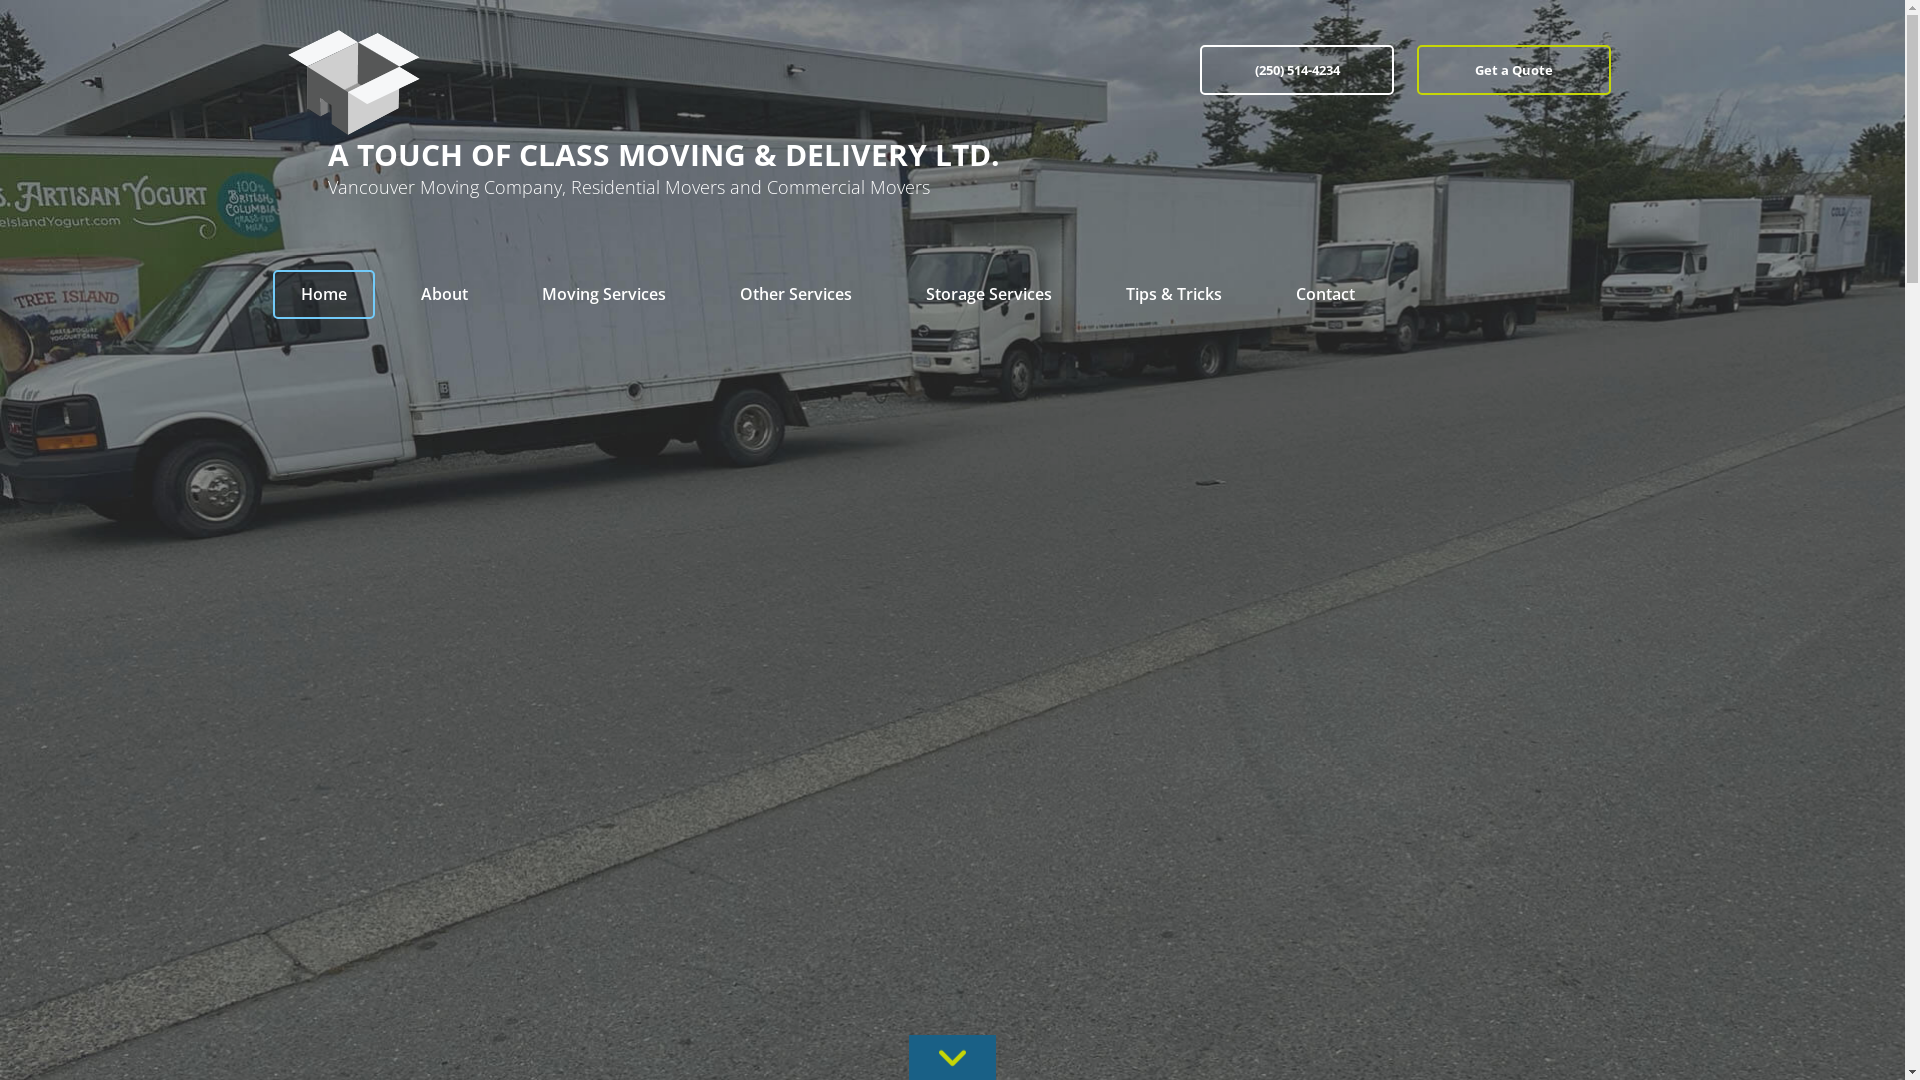  I want to click on 'About', so click(442, 294).